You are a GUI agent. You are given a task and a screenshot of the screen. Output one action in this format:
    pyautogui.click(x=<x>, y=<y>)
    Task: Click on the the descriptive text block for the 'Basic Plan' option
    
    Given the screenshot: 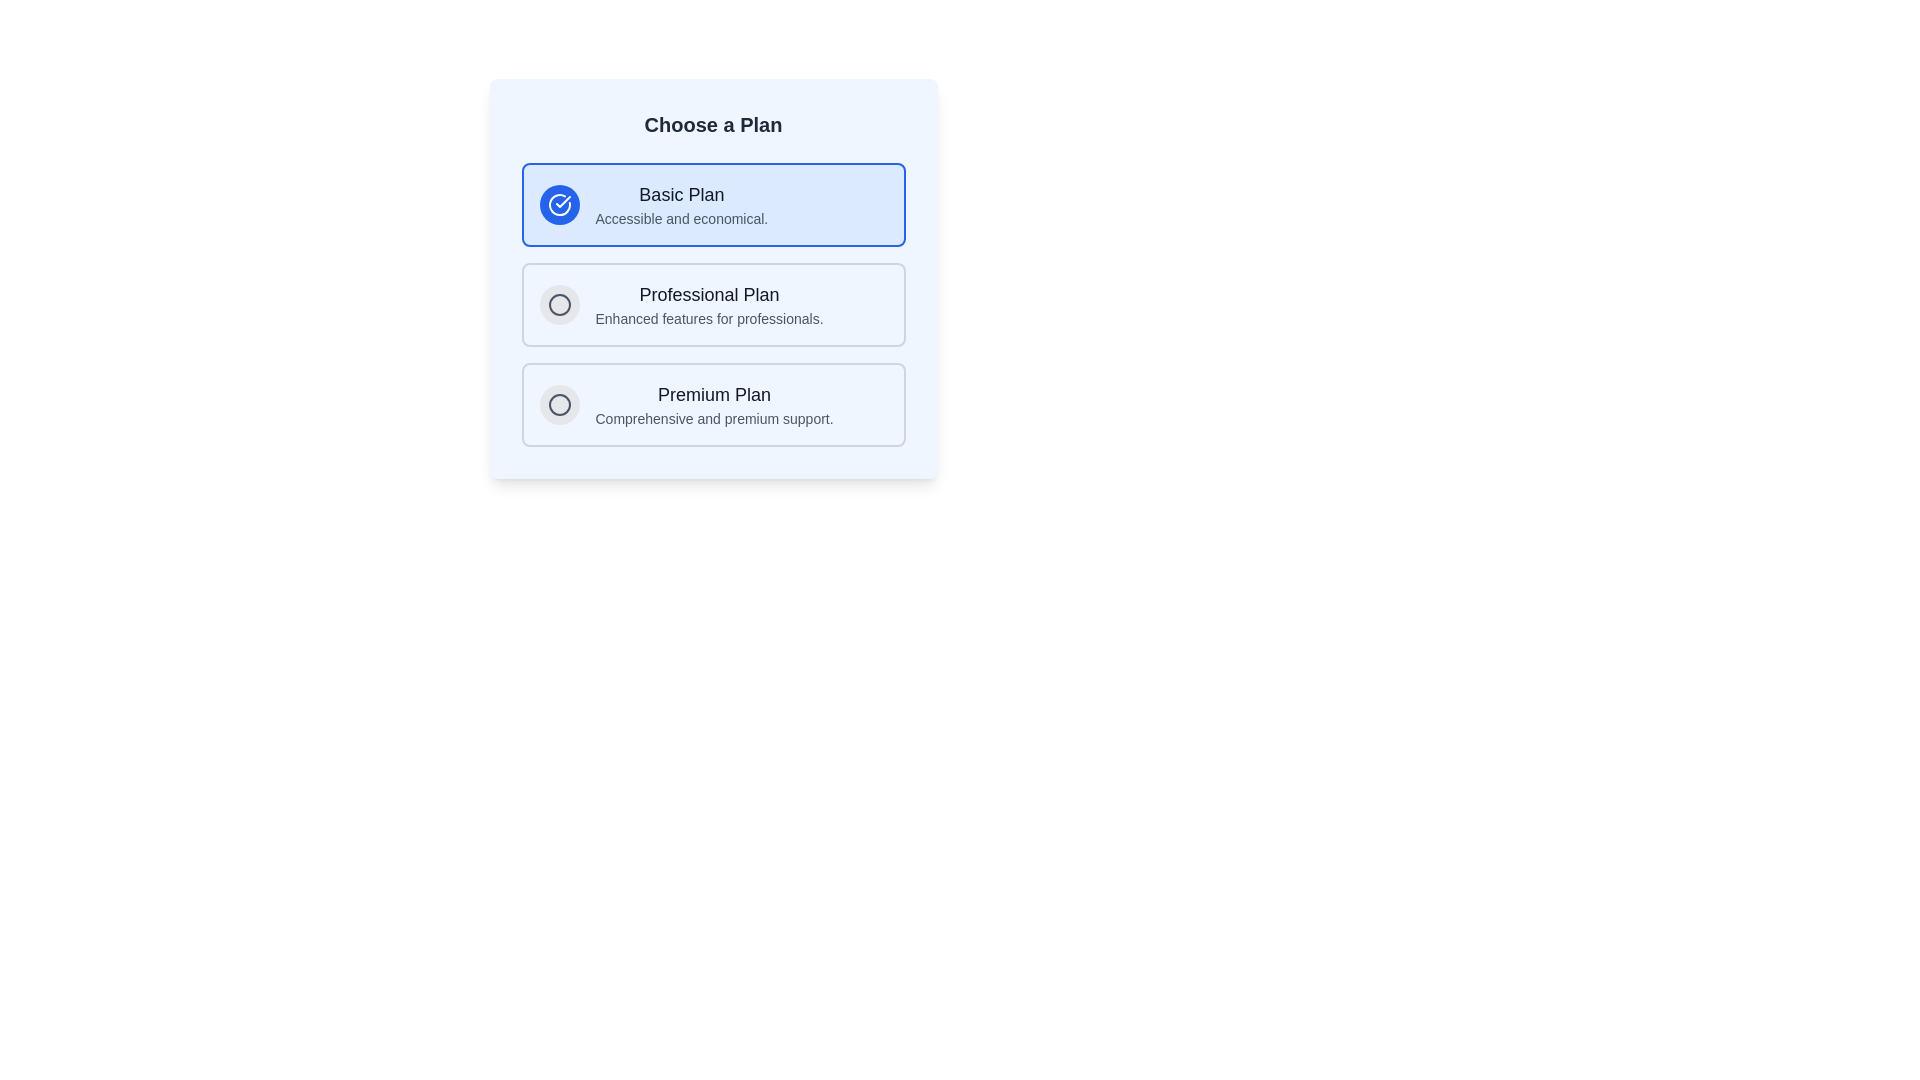 What is the action you would take?
    pyautogui.click(x=681, y=204)
    